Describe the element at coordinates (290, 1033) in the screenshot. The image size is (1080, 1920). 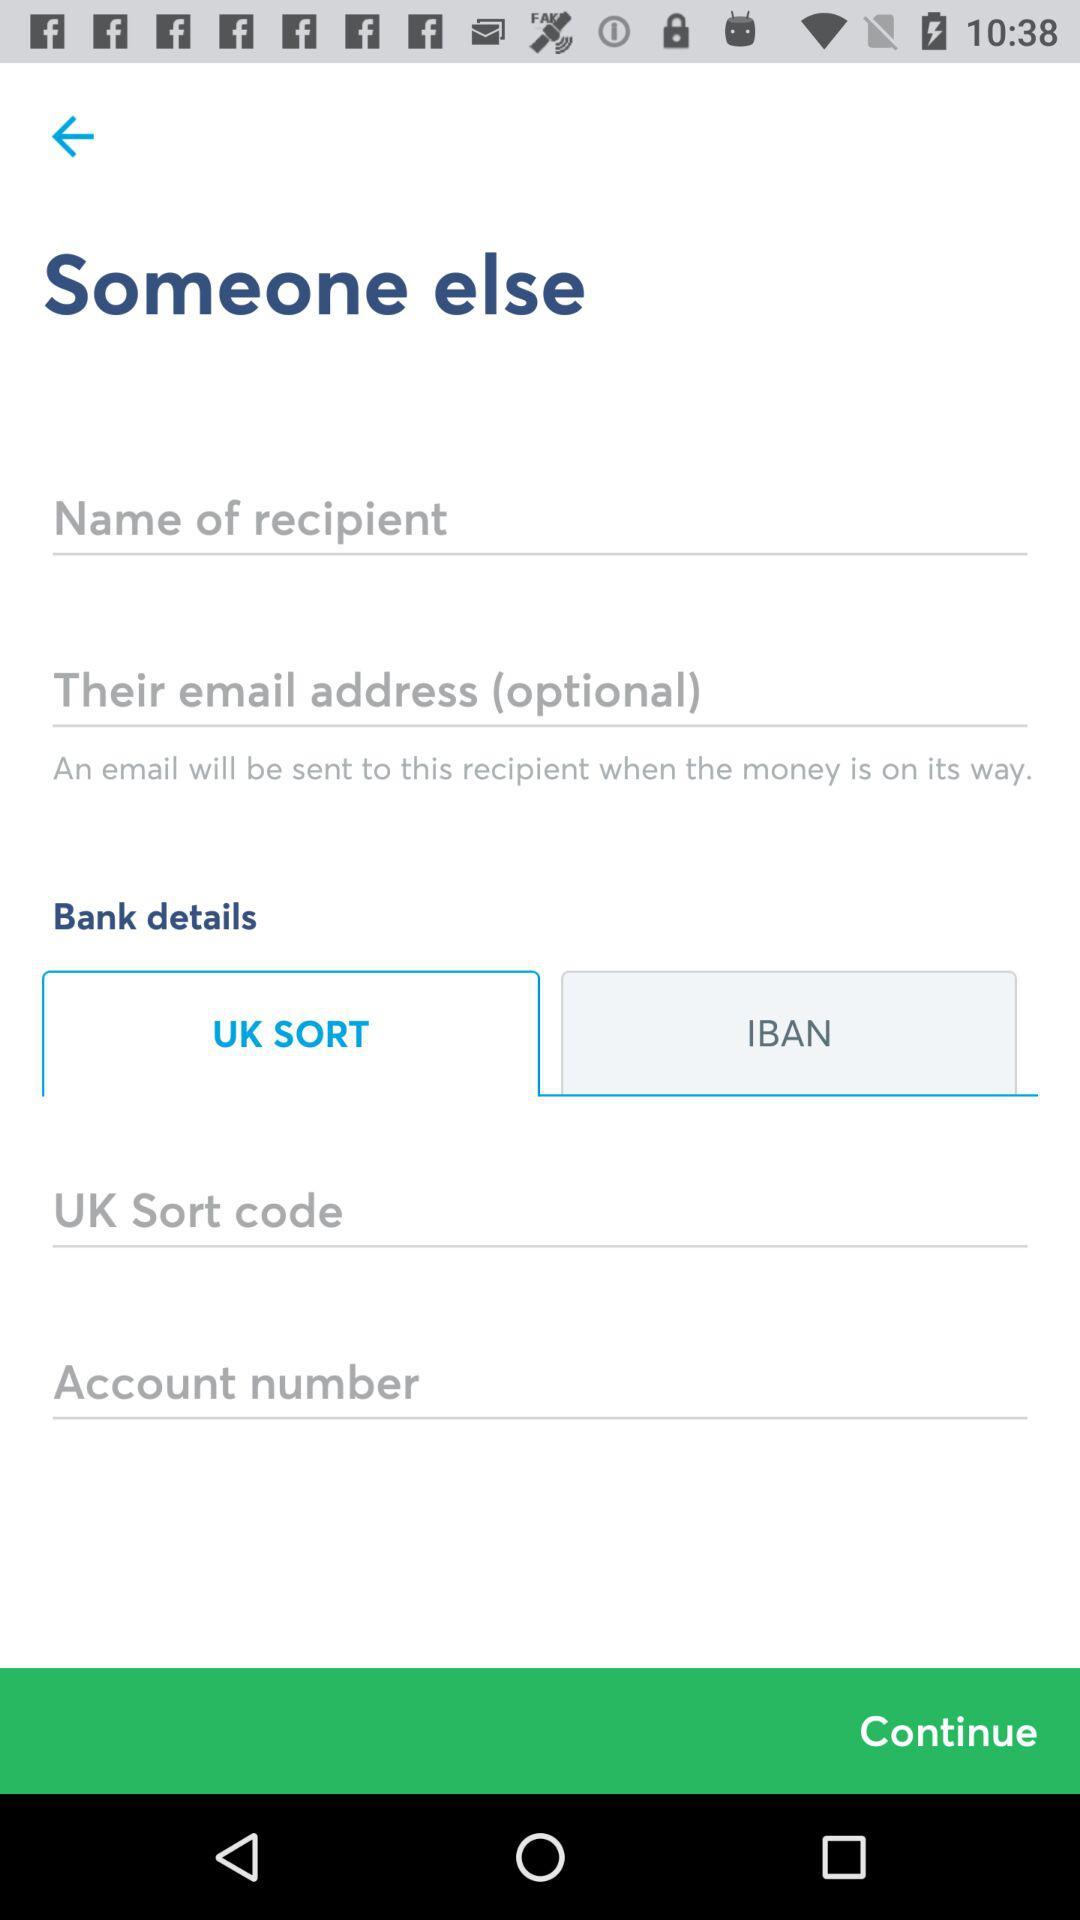
I see `item on the left` at that location.